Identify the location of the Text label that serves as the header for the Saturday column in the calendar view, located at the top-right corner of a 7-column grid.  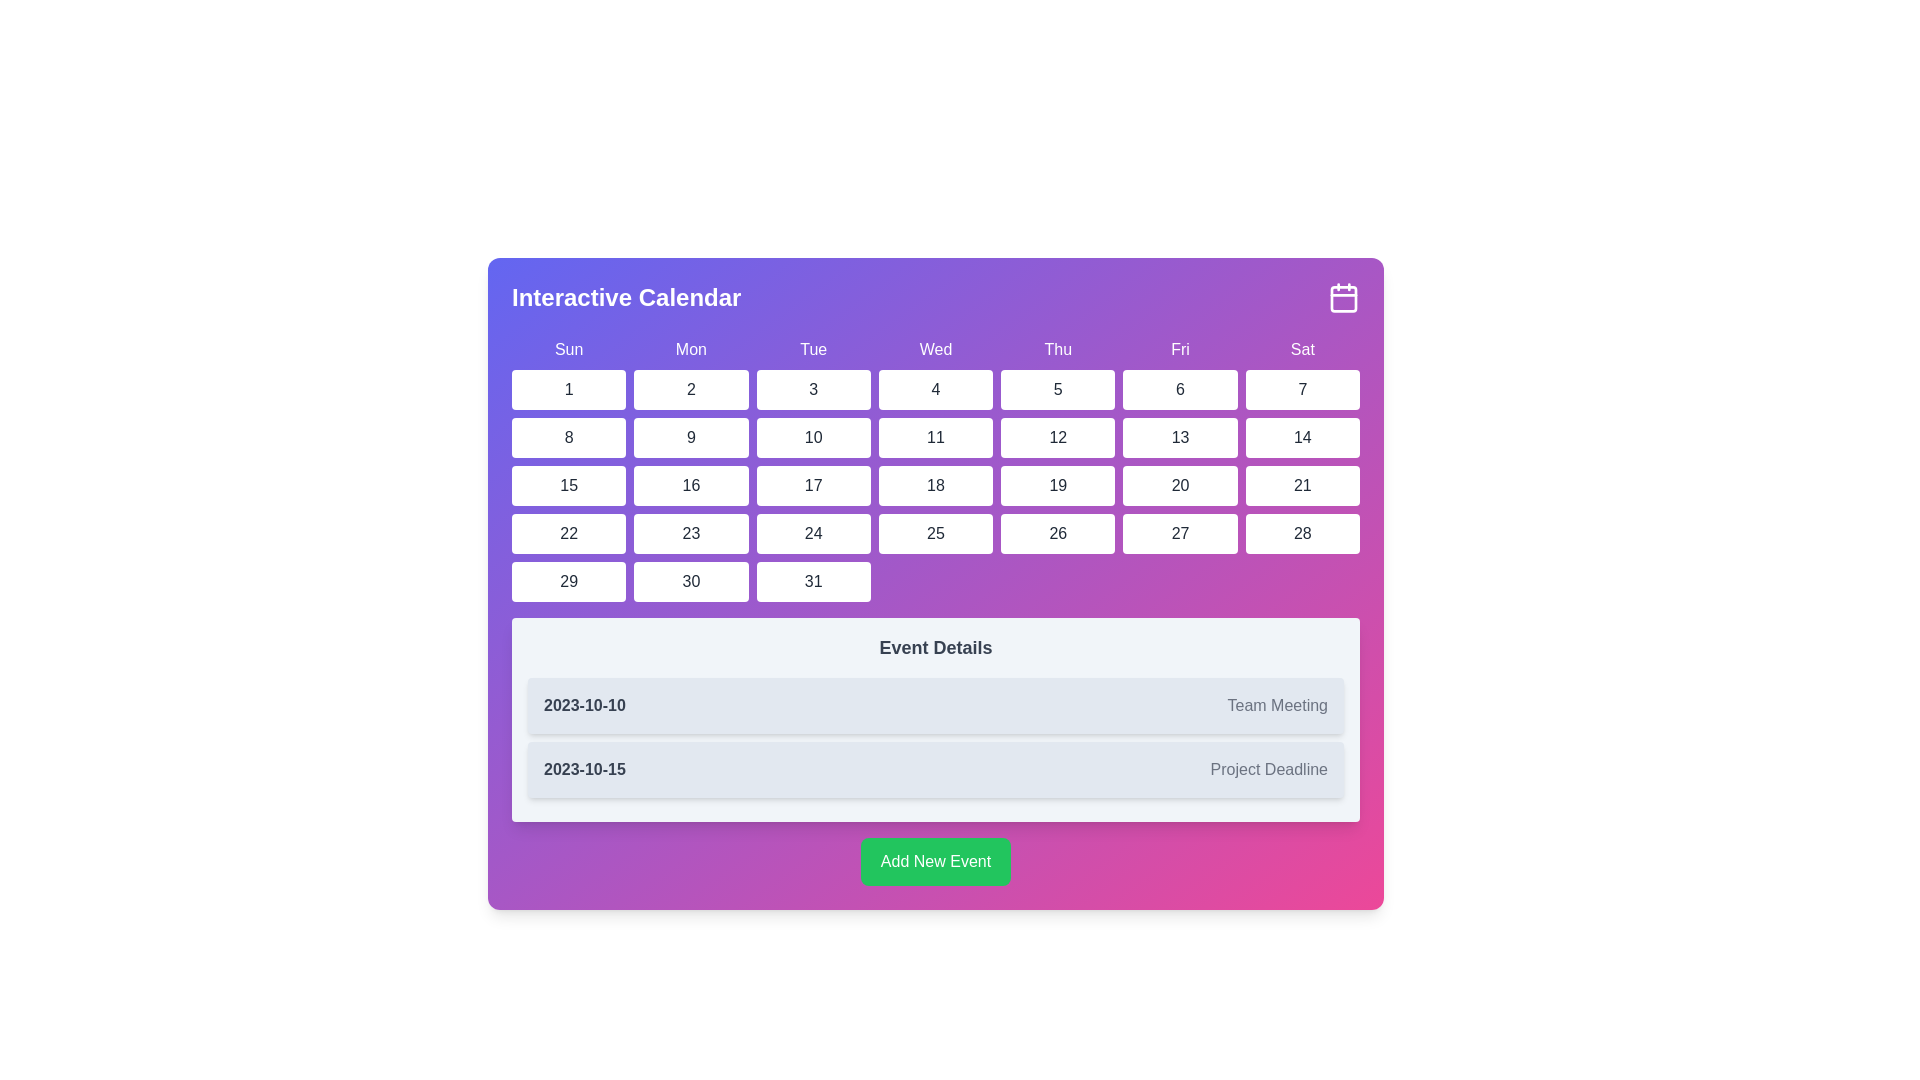
(1302, 349).